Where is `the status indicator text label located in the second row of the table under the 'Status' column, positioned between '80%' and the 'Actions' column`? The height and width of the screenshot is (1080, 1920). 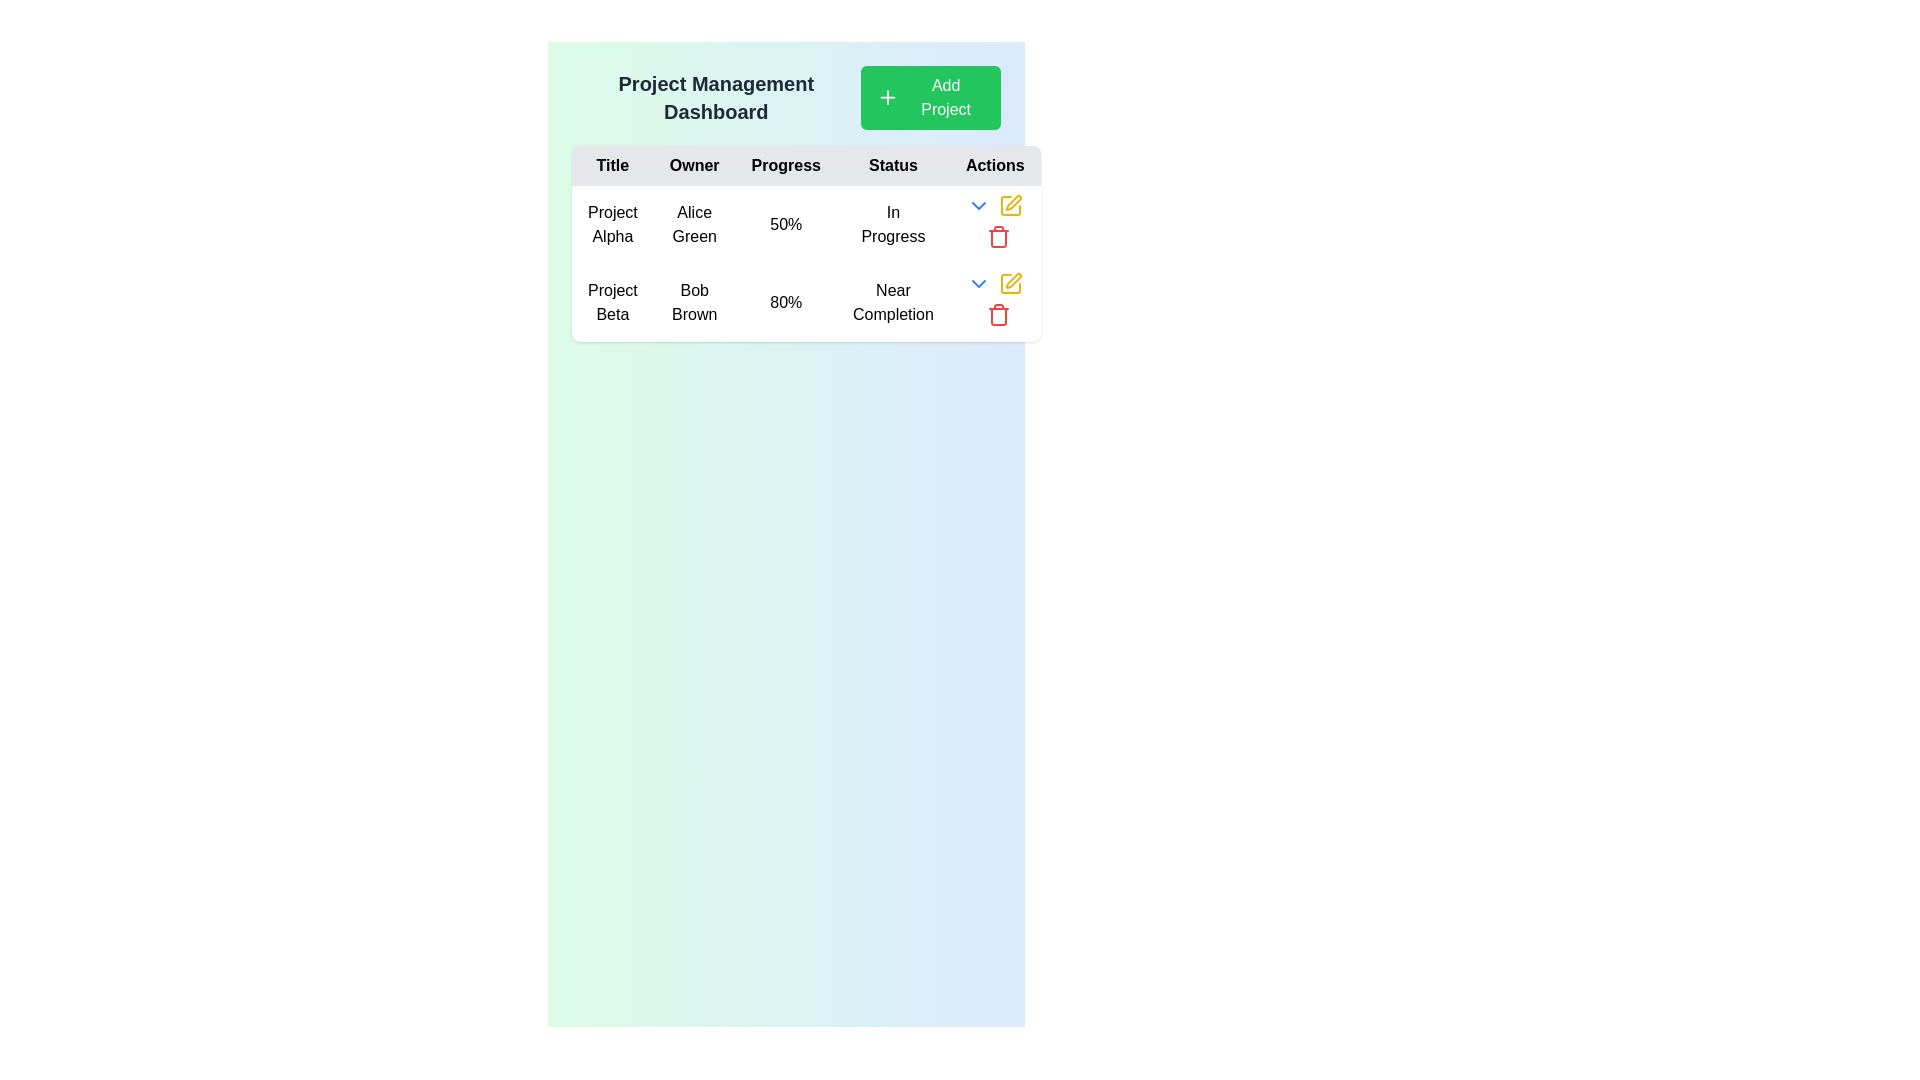 the status indicator text label located in the second row of the table under the 'Status' column, positioned between '80%' and the 'Actions' column is located at coordinates (892, 303).